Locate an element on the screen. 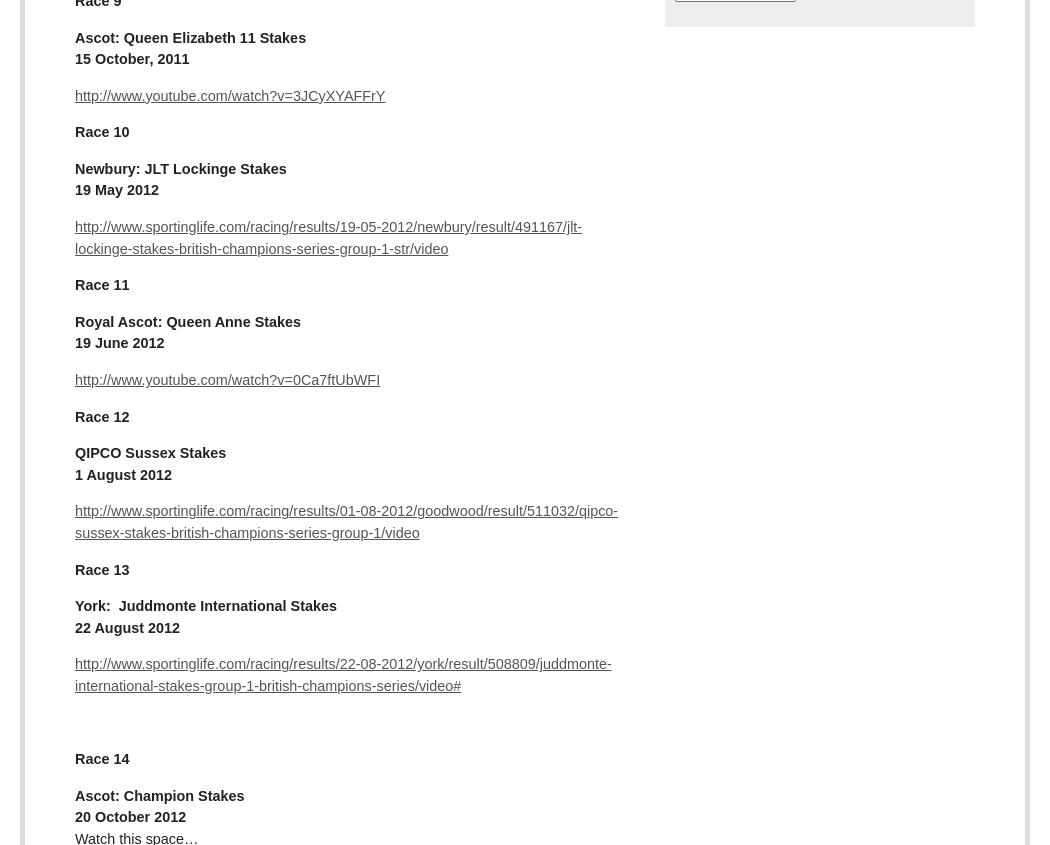 This screenshot has width=1050, height=845. 'Race 11' is located at coordinates (101, 285).